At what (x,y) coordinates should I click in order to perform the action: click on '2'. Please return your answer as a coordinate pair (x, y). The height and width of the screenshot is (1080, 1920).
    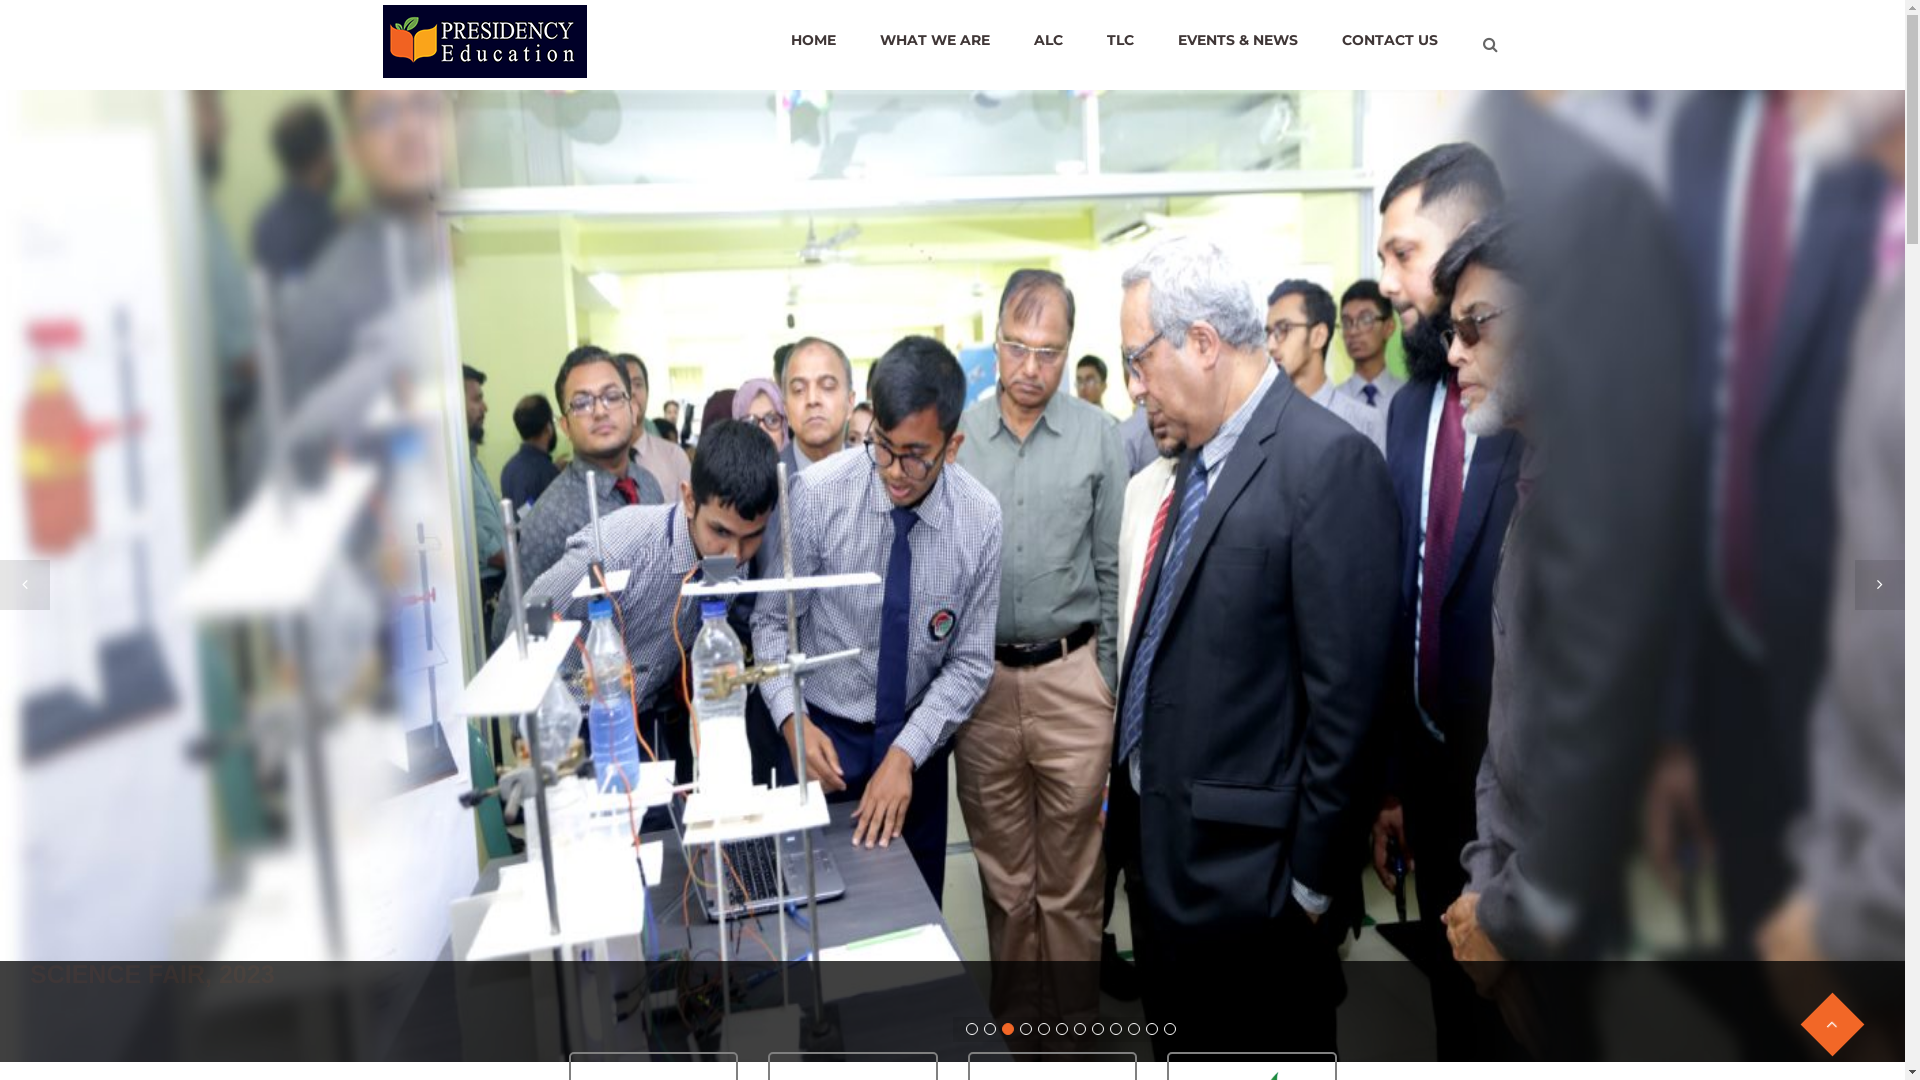
    Looking at the image, I should click on (989, 1029).